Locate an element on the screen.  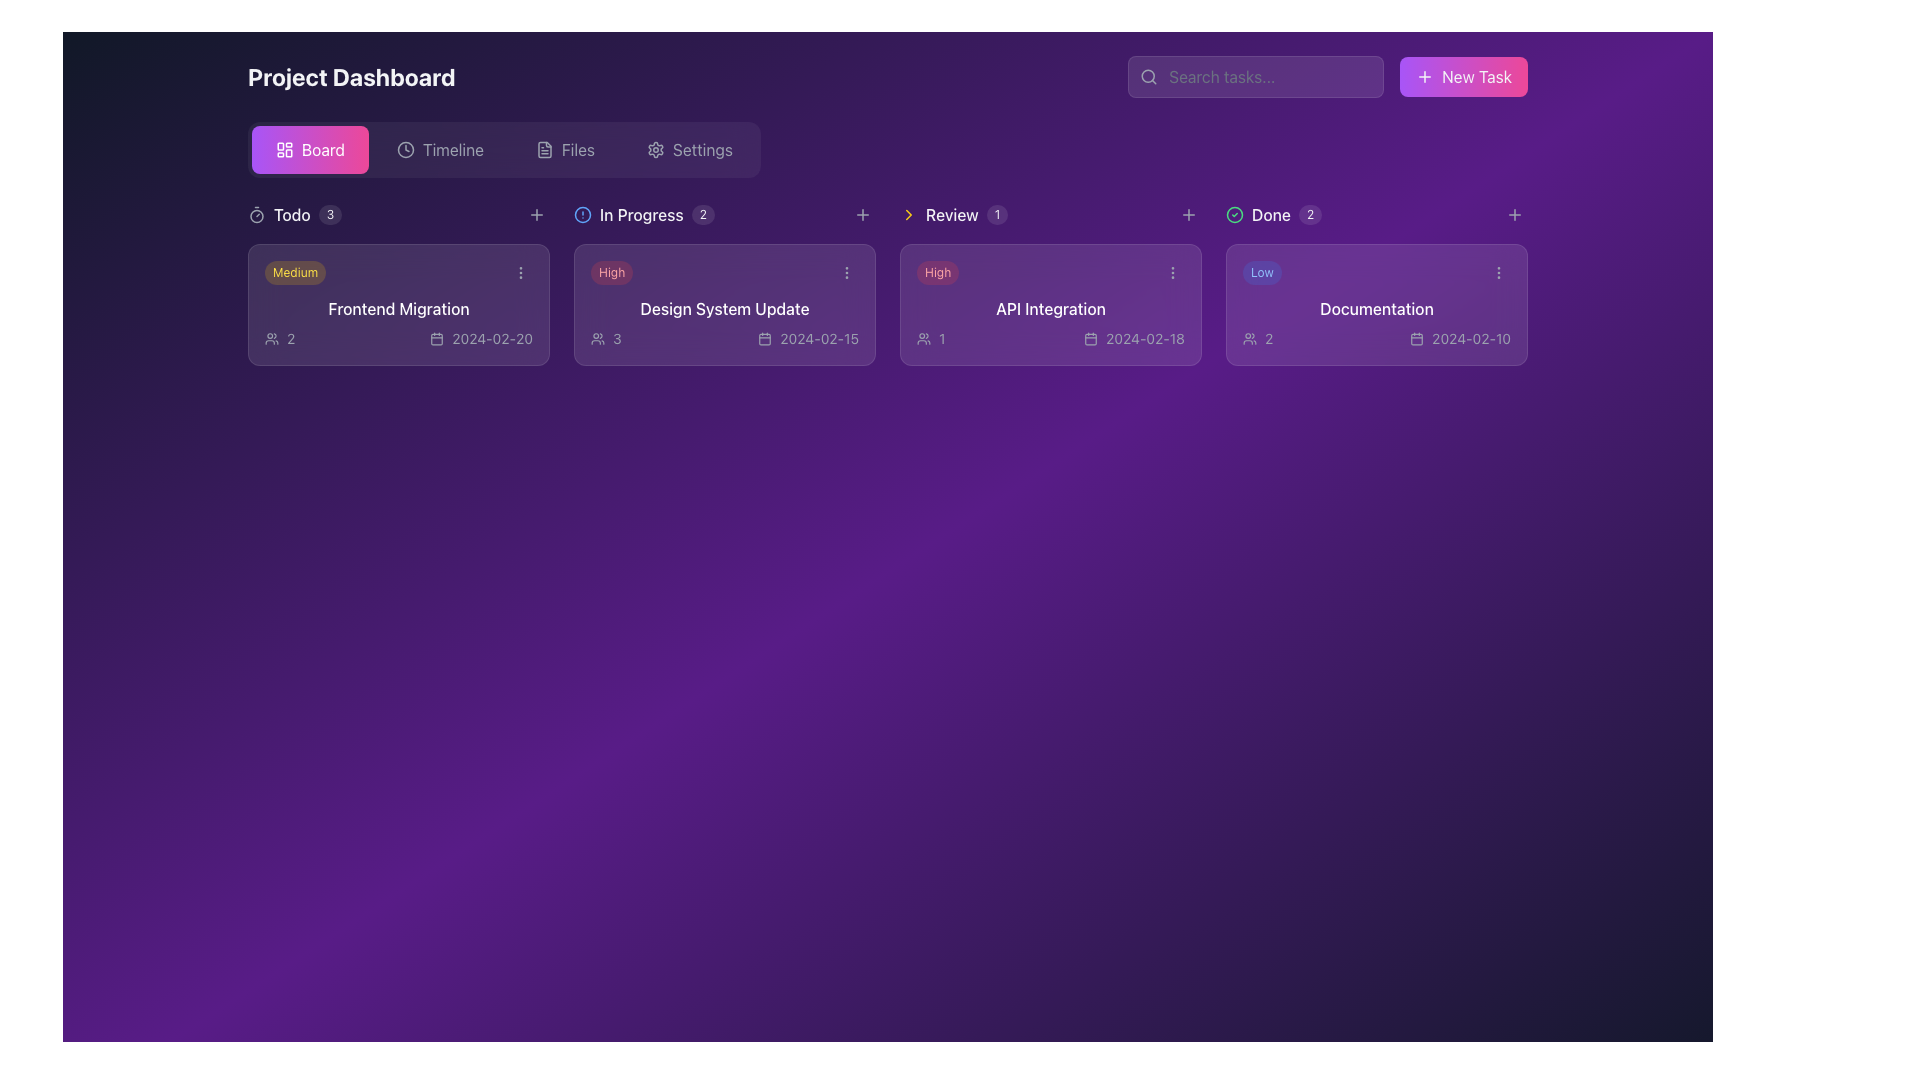
the 'Review 1' indicator with a yellow chevron icon on a purple background is located at coordinates (953, 215).